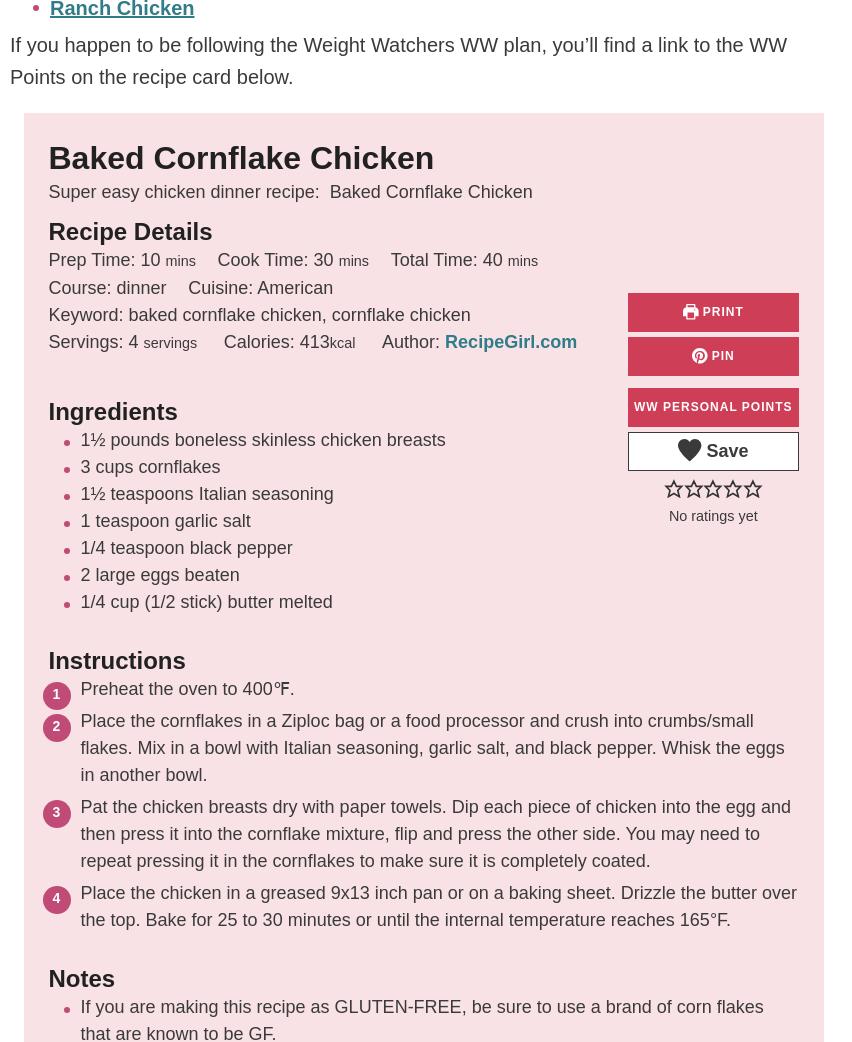 This screenshot has width=852, height=1042. I want to click on 'Pat the chicken breasts dry with paper towels. Dip each piece of chicken into the egg and then press it into the cornflake mixture, flip and press the other side. You may need to repeat pressing it in the cornflakes to make sure it is completely coated.', so click(79, 834).